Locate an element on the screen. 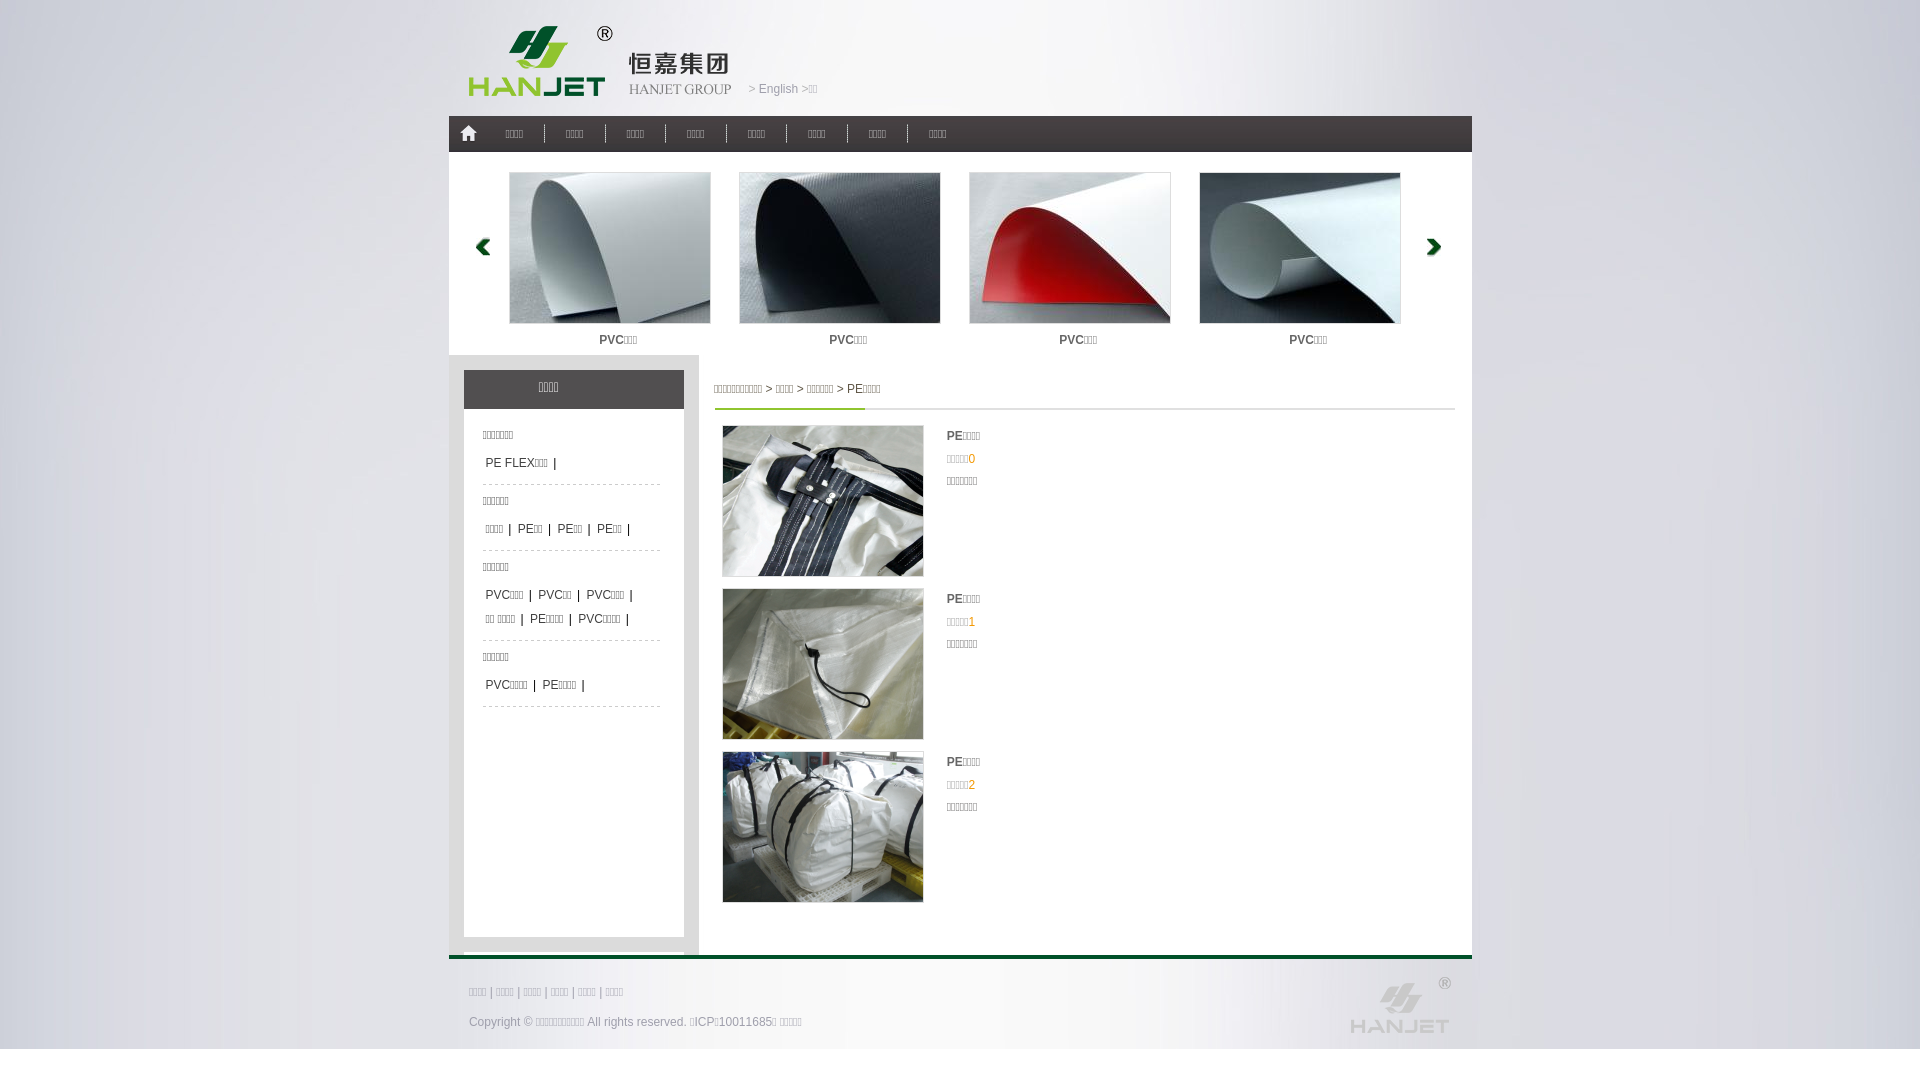  'English' is located at coordinates (776, 87).